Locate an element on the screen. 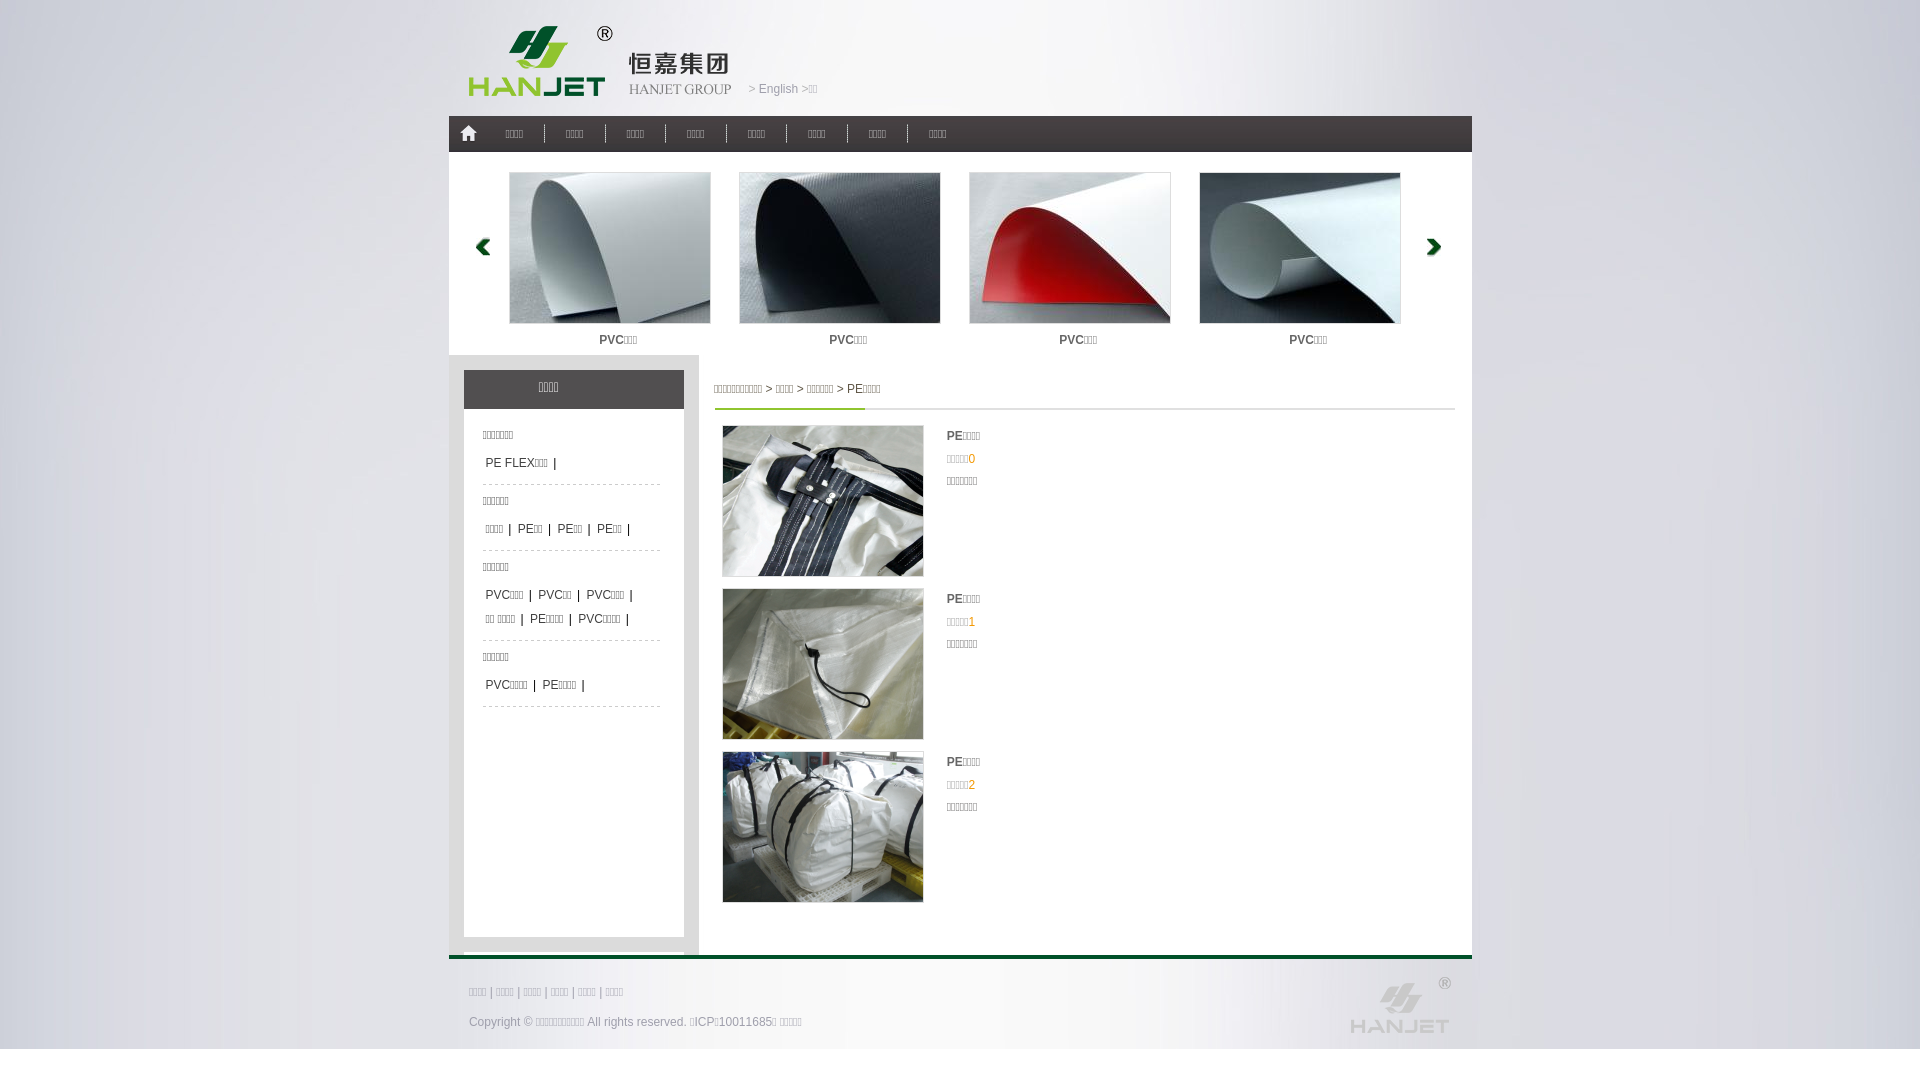  'English' is located at coordinates (776, 87).